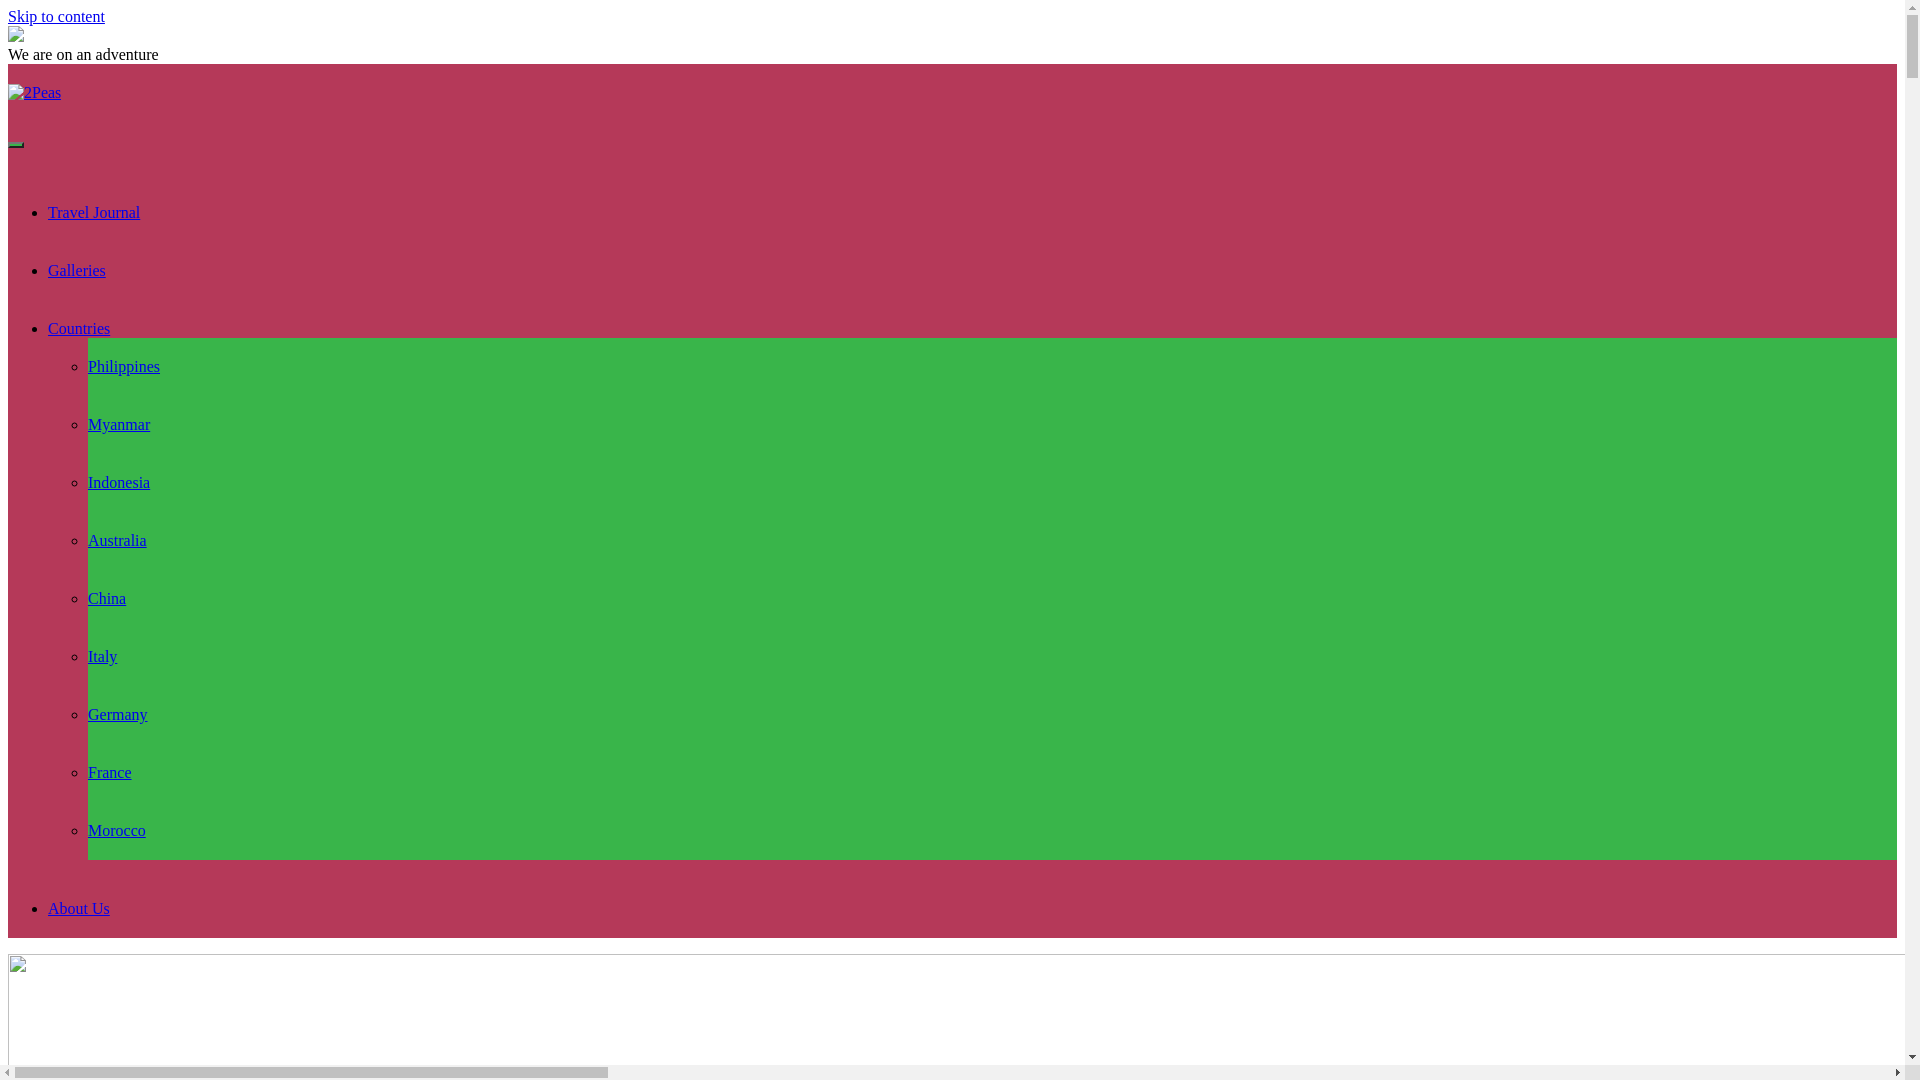 The width and height of the screenshot is (1920, 1080). What do you see at coordinates (101, 656) in the screenshot?
I see `'Italy'` at bounding box center [101, 656].